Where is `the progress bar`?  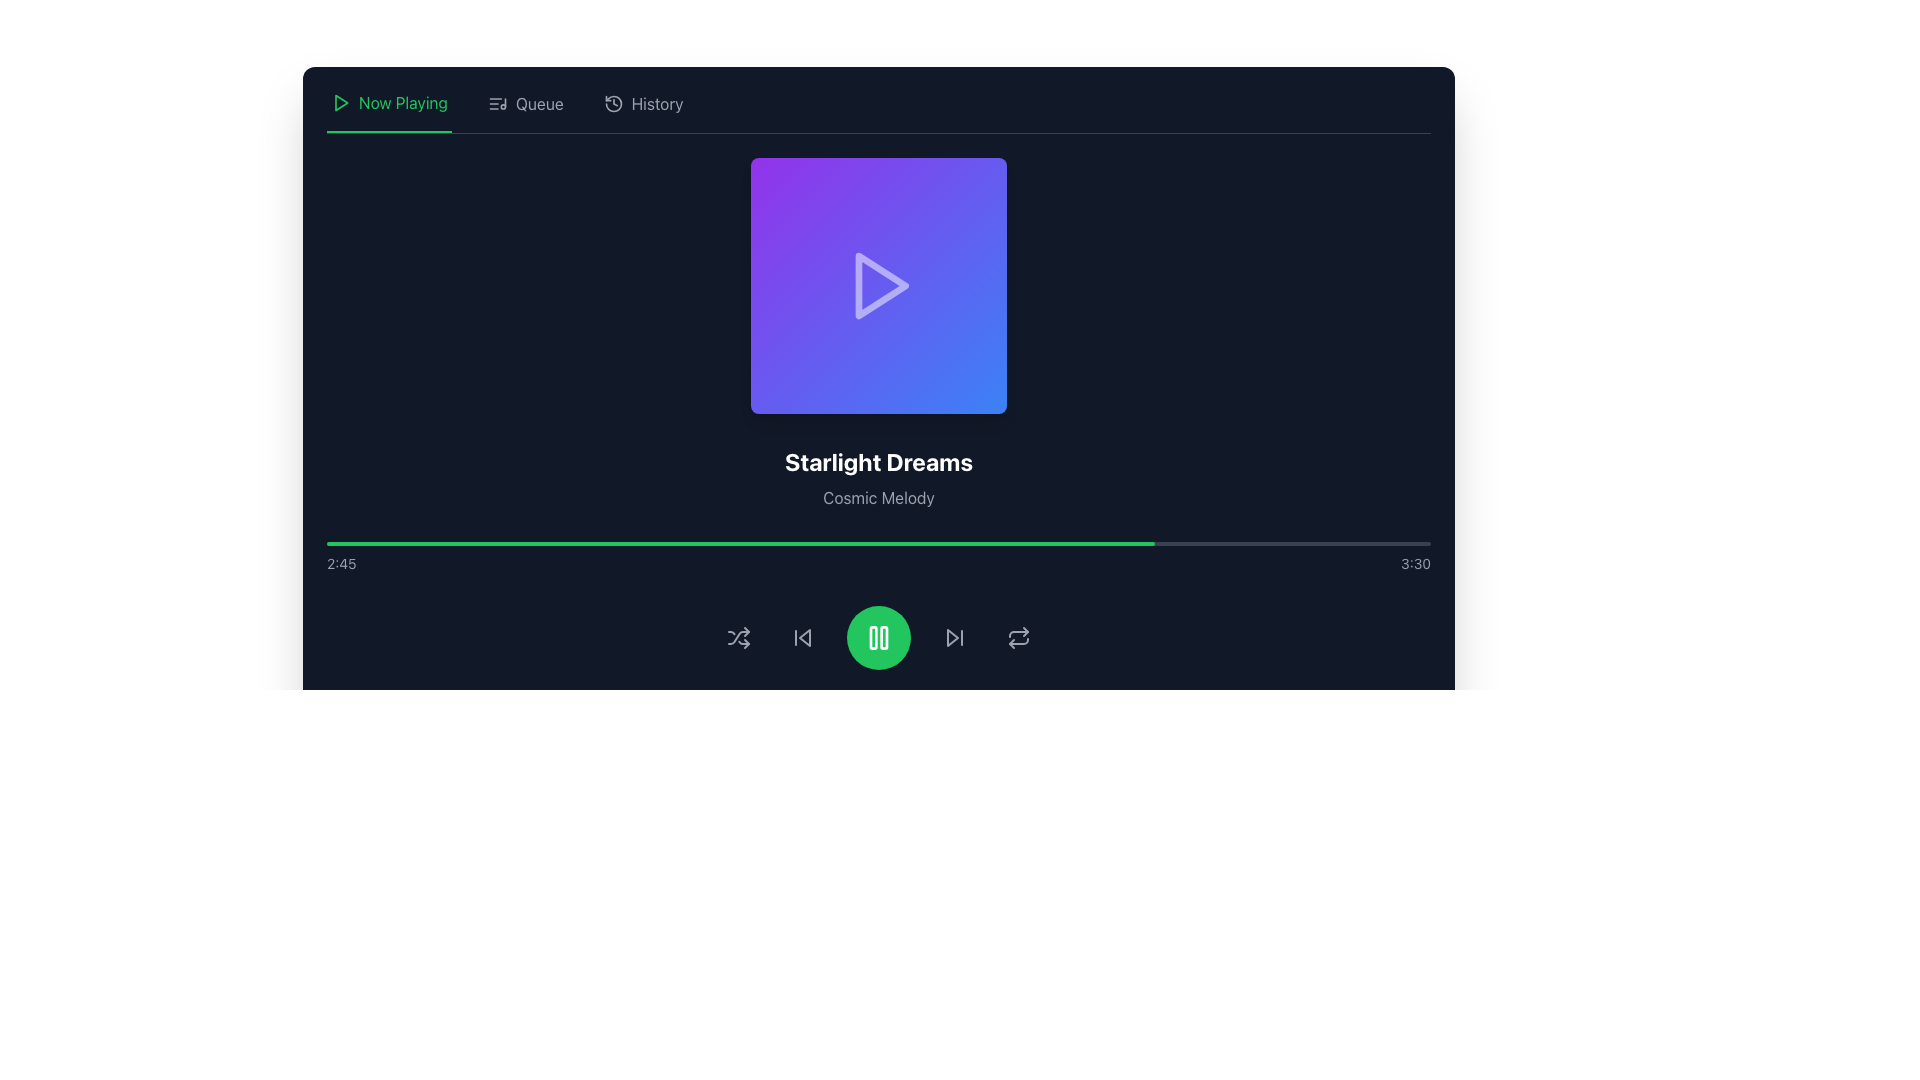 the progress bar is located at coordinates (635, 543).